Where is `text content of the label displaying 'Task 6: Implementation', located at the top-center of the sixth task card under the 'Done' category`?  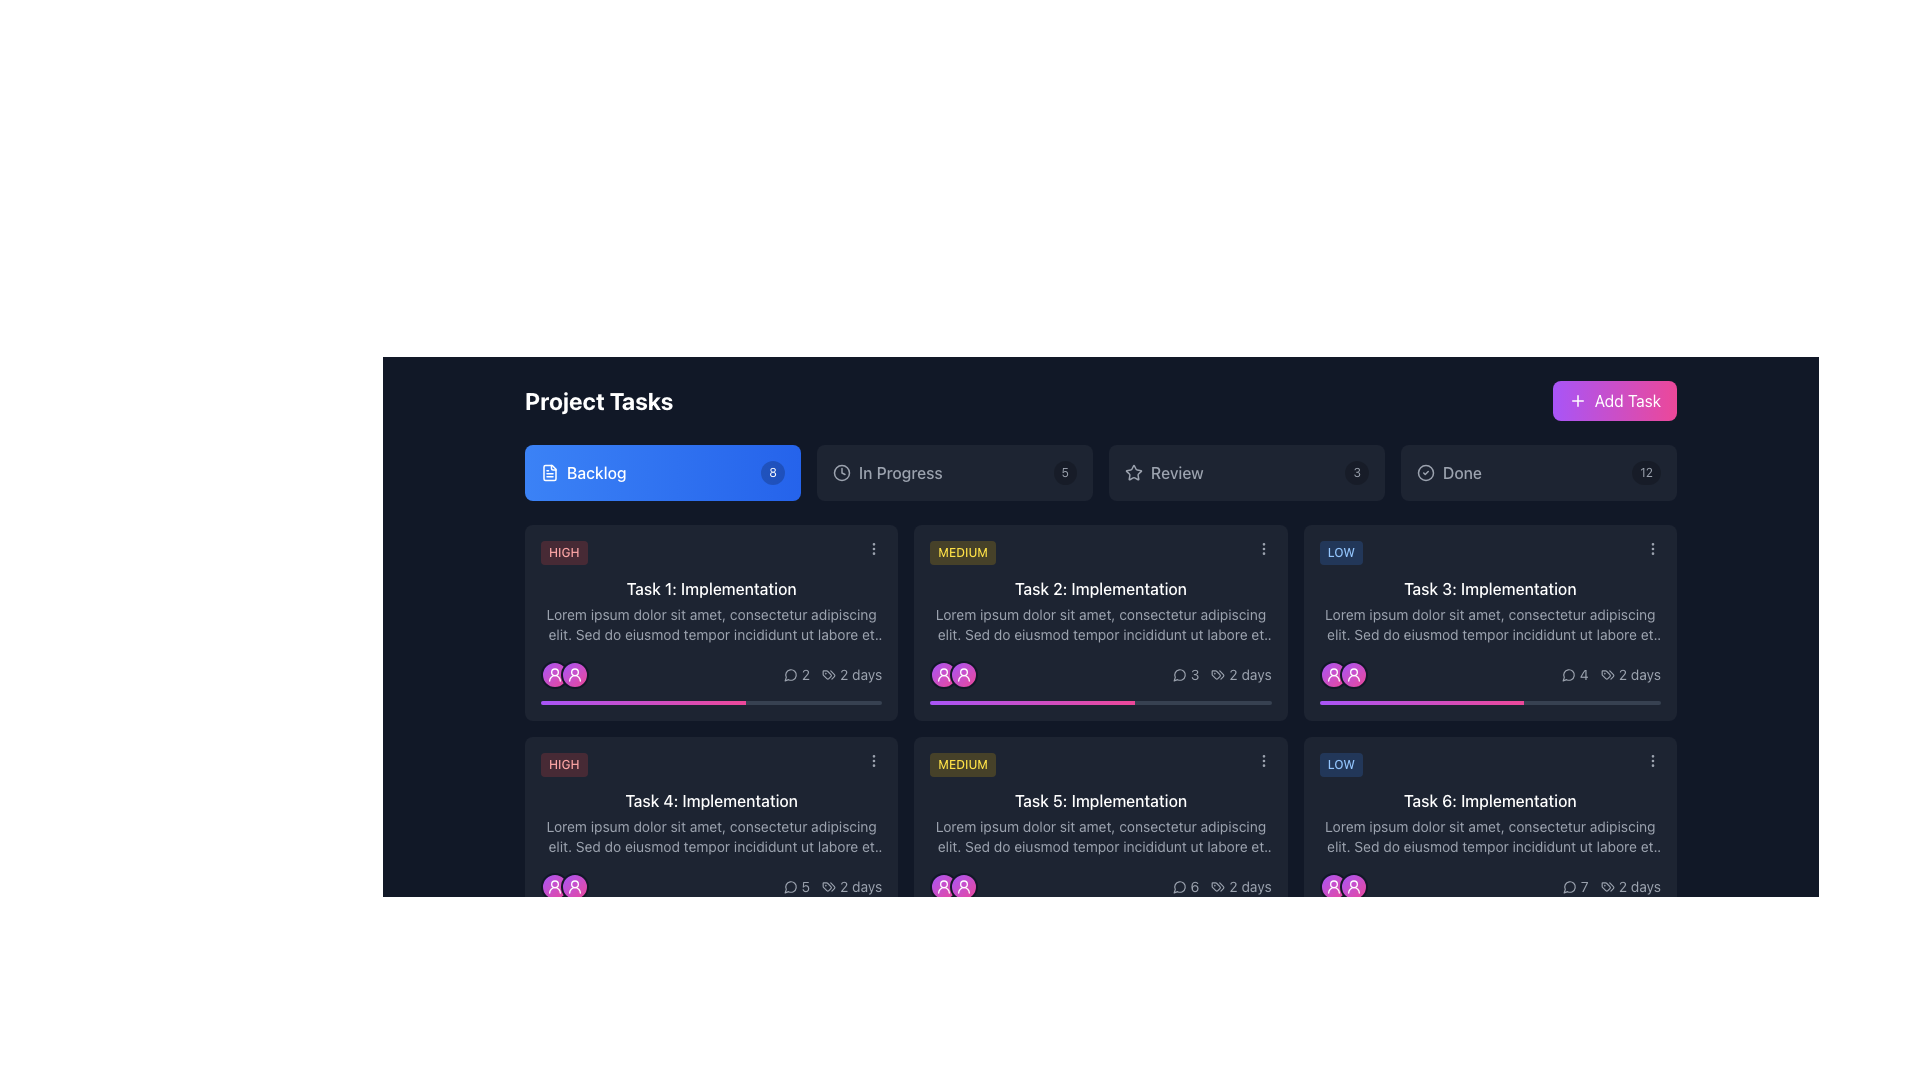 text content of the label displaying 'Task 6: Implementation', located at the top-center of the sixth task card under the 'Done' category is located at coordinates (1490, 800).